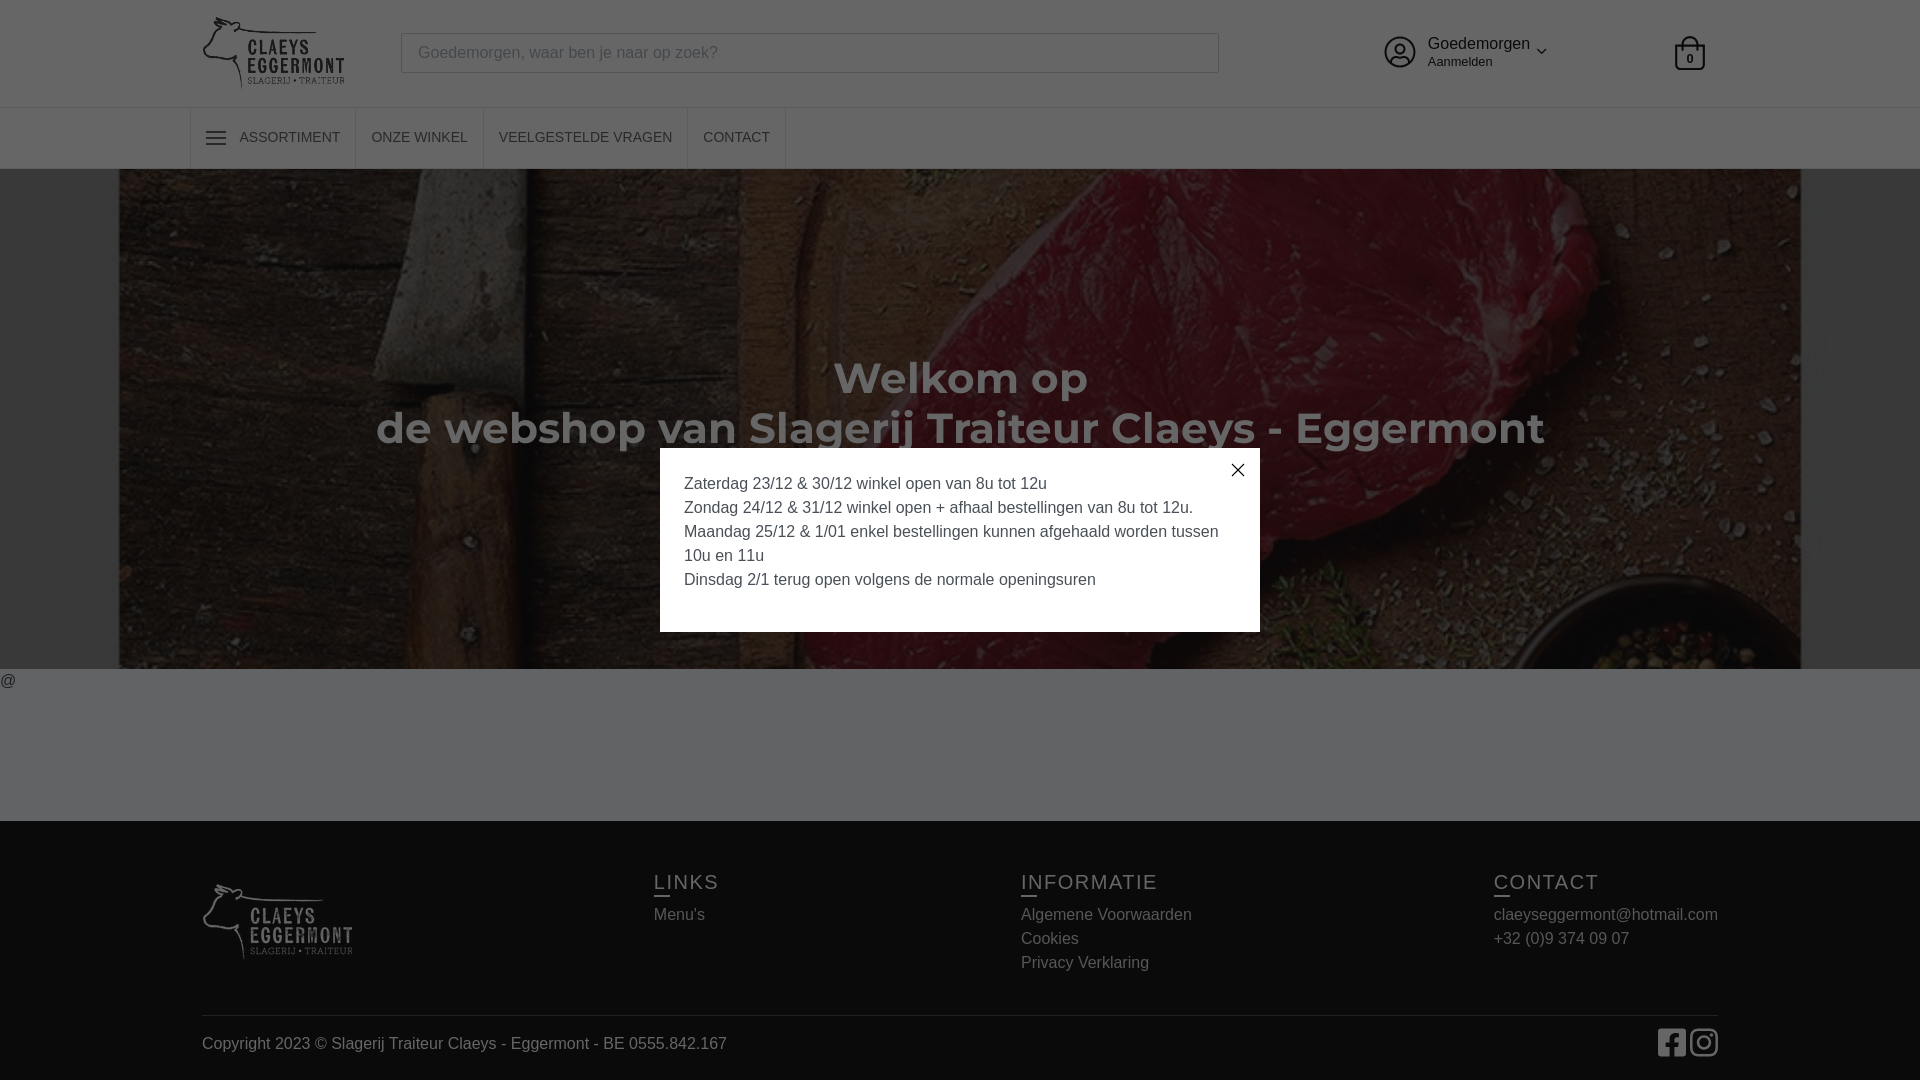  Describe the element at coordinates (1560, 938) in the screenshot. I see `'+32 (0)9 374 09 07'` at that location.